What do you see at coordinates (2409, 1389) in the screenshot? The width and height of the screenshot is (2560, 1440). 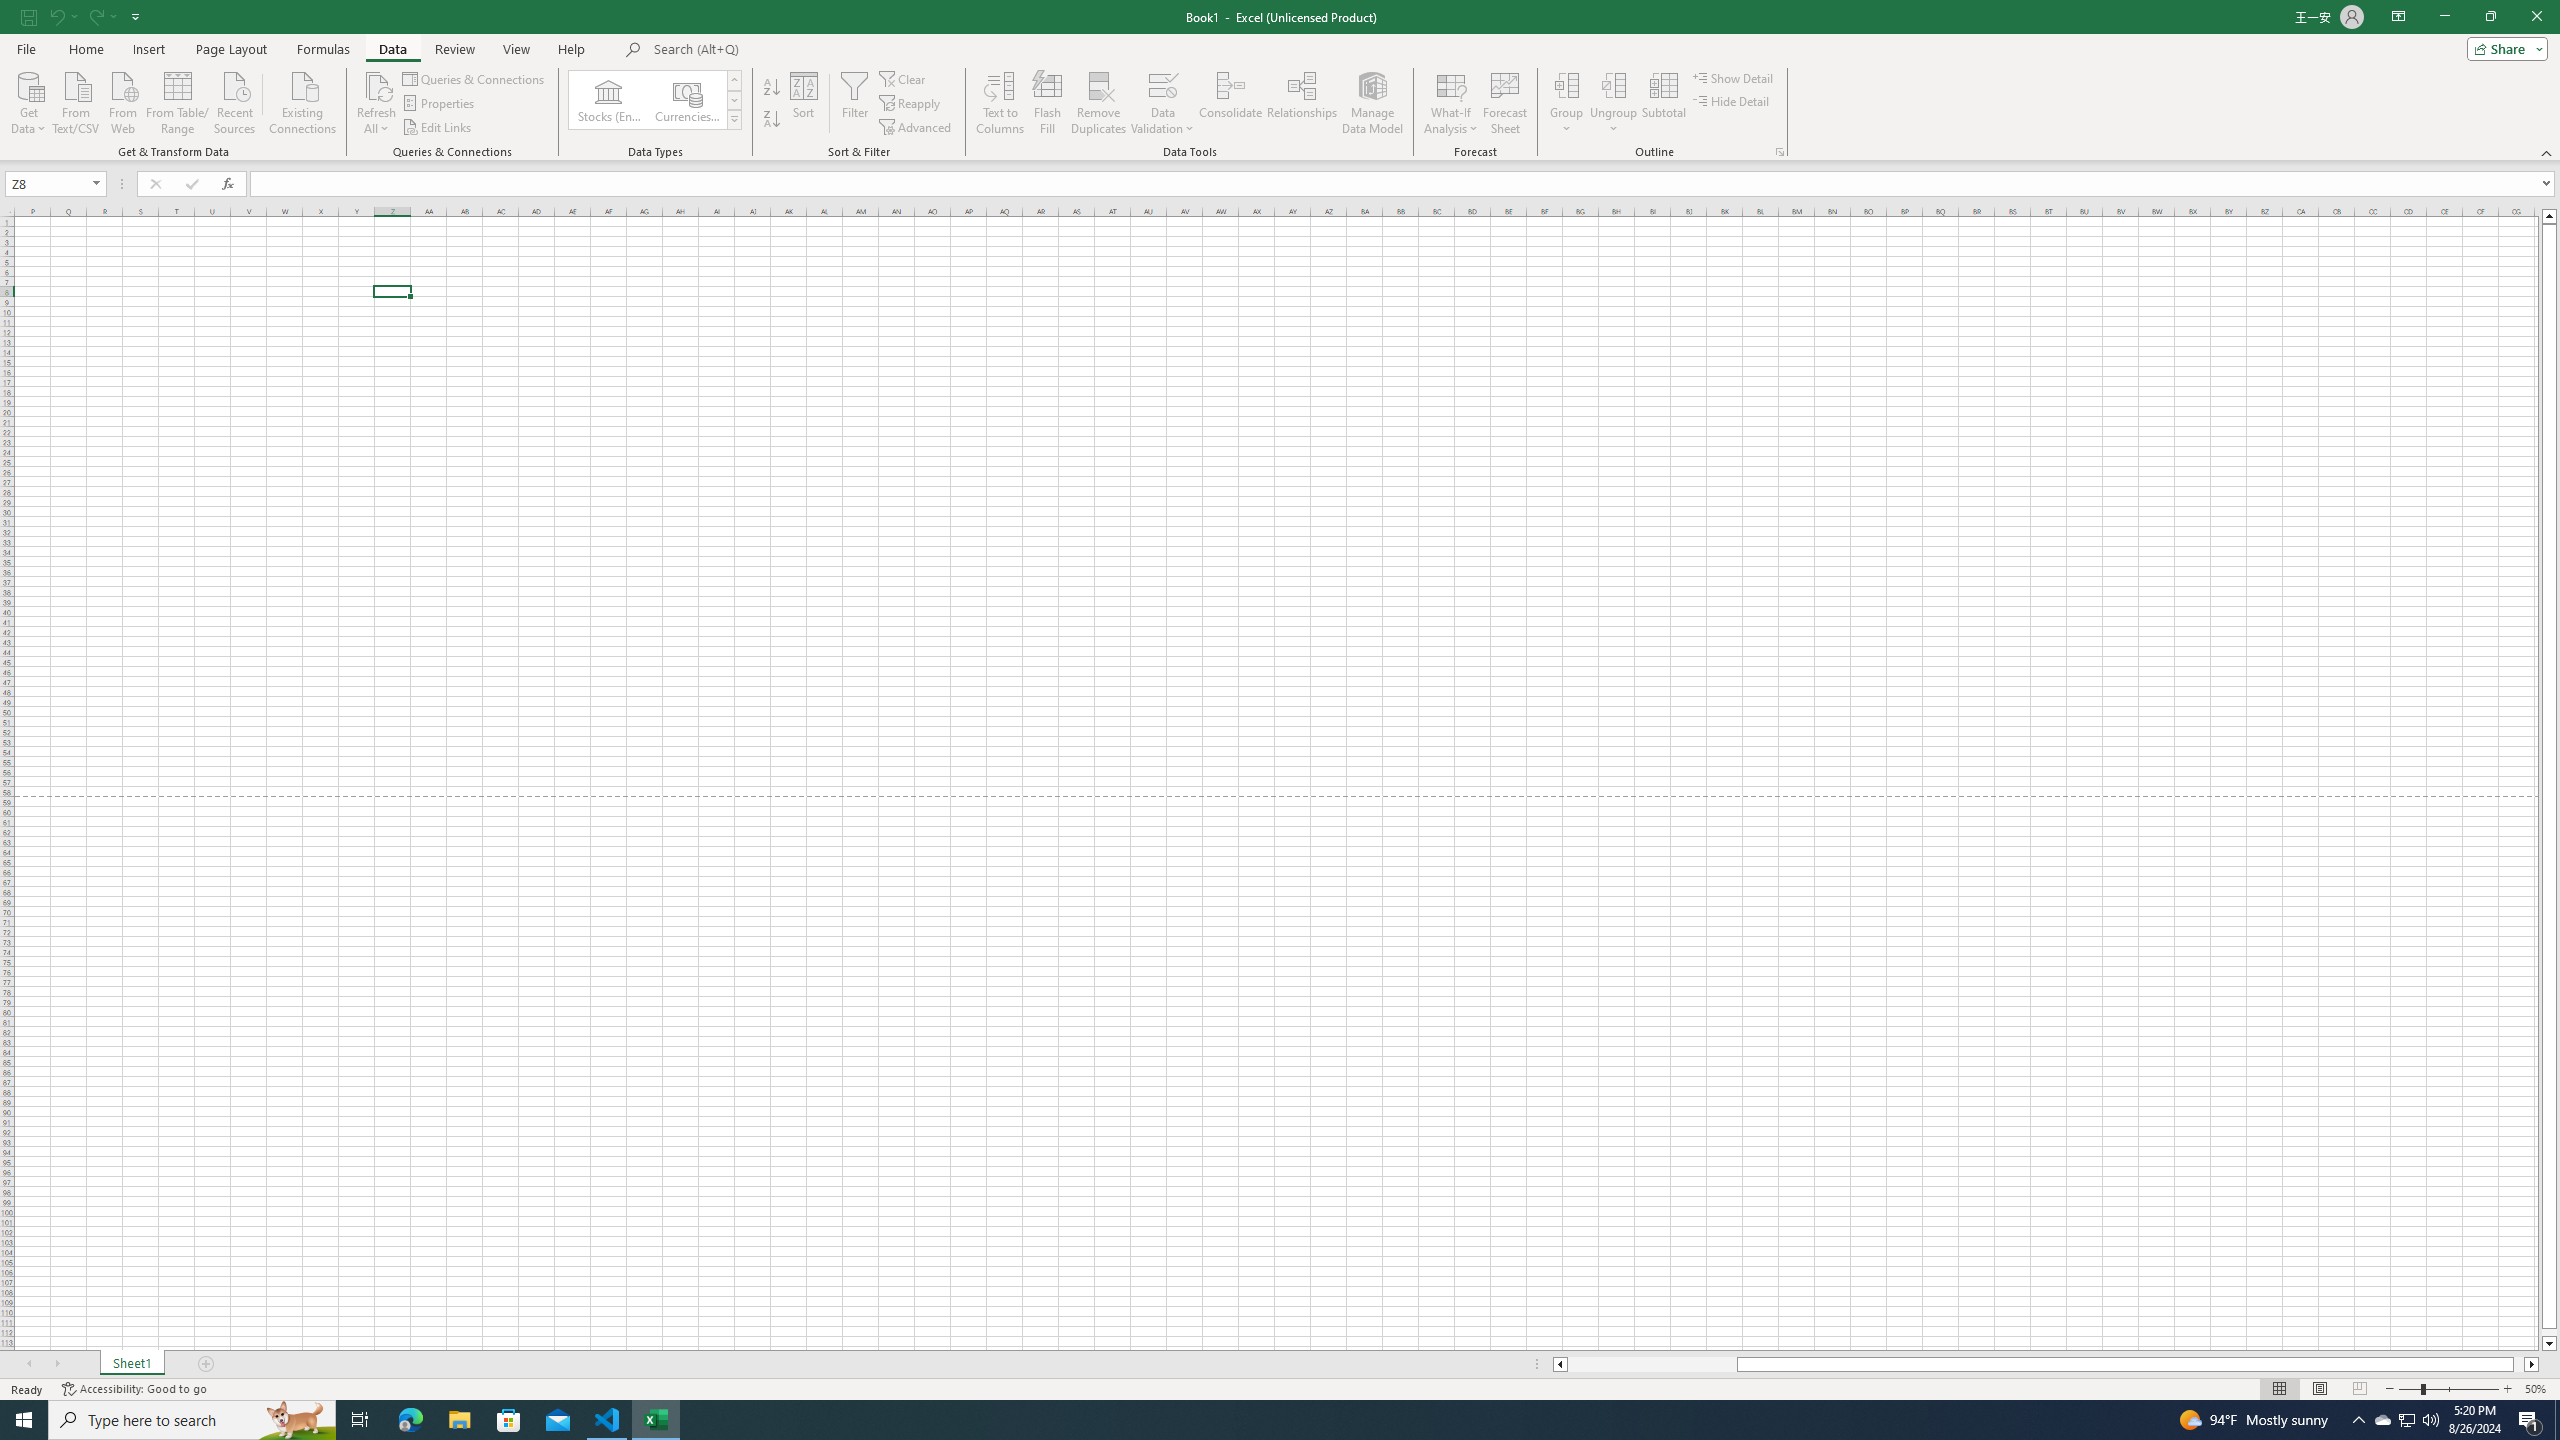 I see `'Zoom Out'` at bounding box center [2409, 1389].